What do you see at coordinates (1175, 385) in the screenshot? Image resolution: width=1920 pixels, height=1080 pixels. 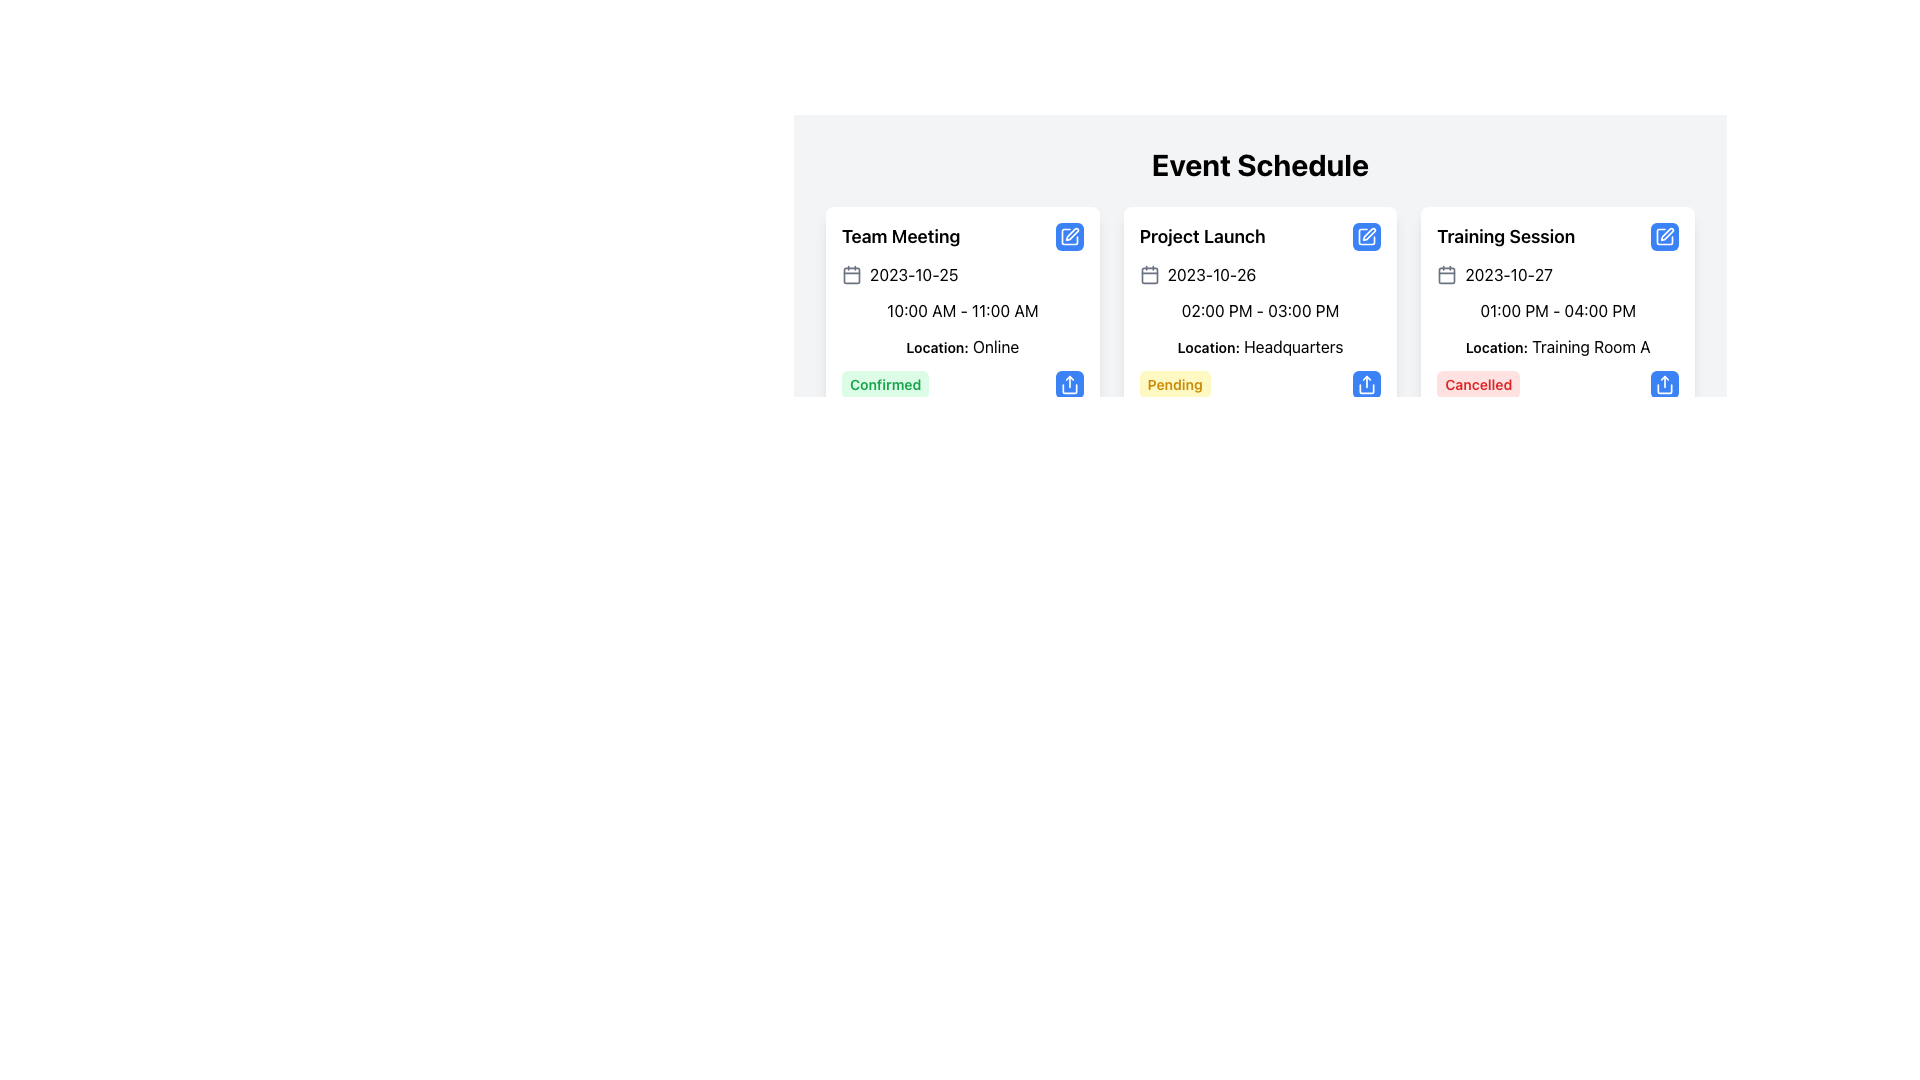 I see `the status label indicating the event is pending within the 'Project Launch' card in the 'Event Schedule' section` at bounding box center [1175, 385].